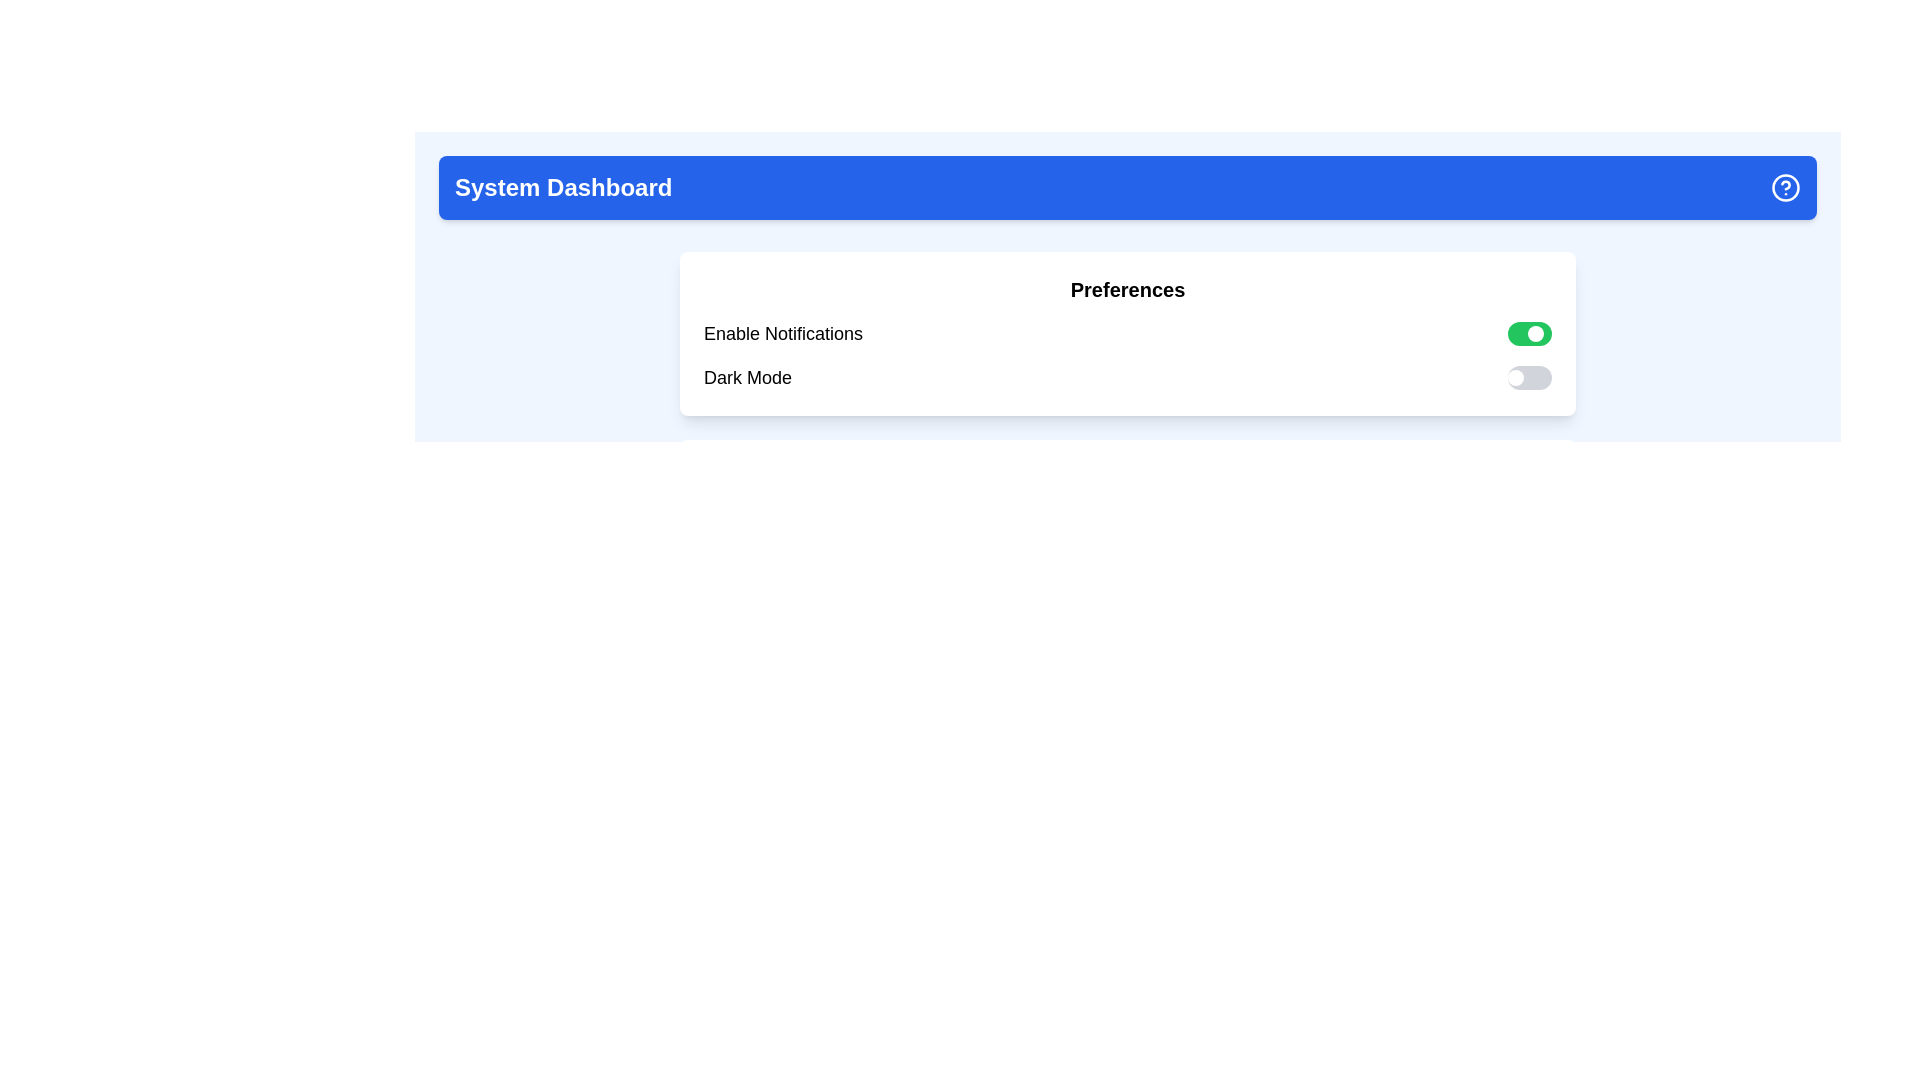 Image resolution: width=1920 pixels, height=1080 pixels. What do you see at coordinates (1785, 188) in the screenshot?
I see `the circular blue icon with a question mark inside, located at the top right corner of the blue header bar containing 'System Dashboard', for more options` at bounding box center [1785, 188].